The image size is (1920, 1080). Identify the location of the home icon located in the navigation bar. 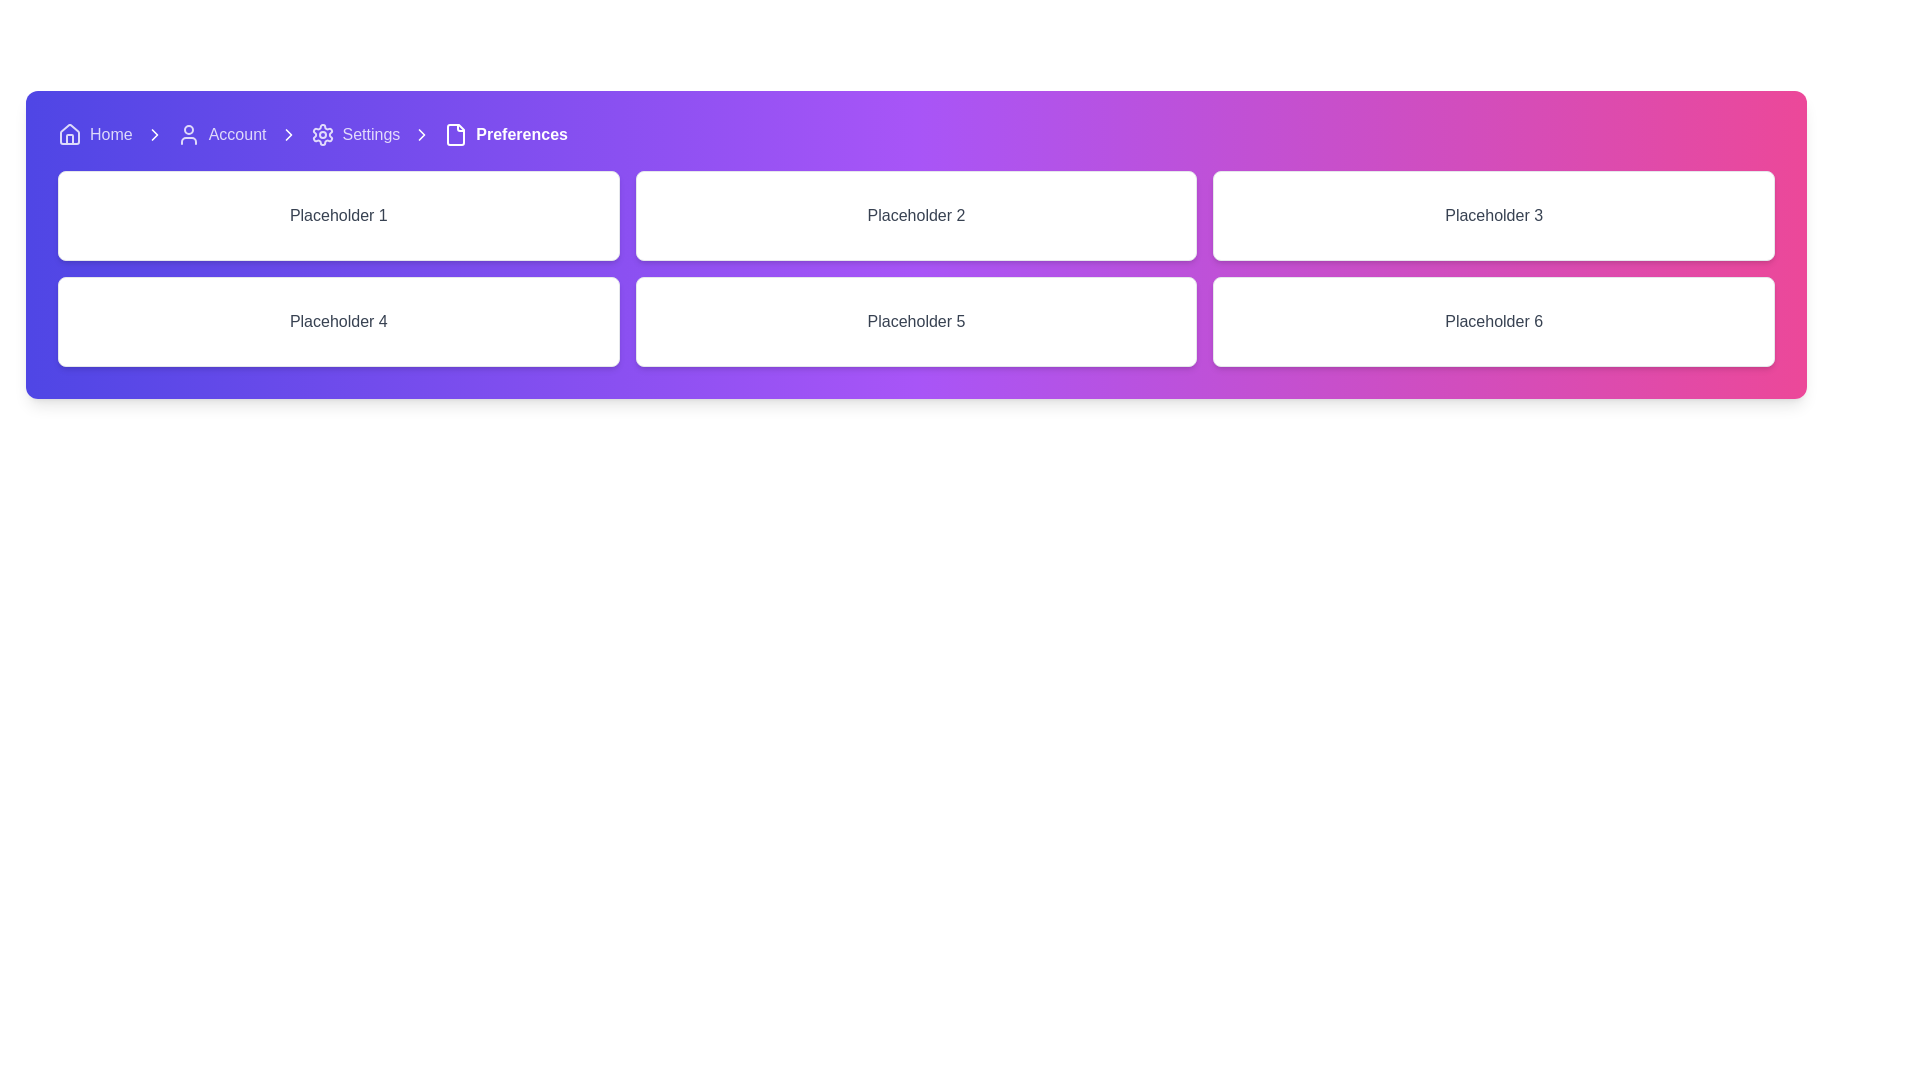
(70, 135).